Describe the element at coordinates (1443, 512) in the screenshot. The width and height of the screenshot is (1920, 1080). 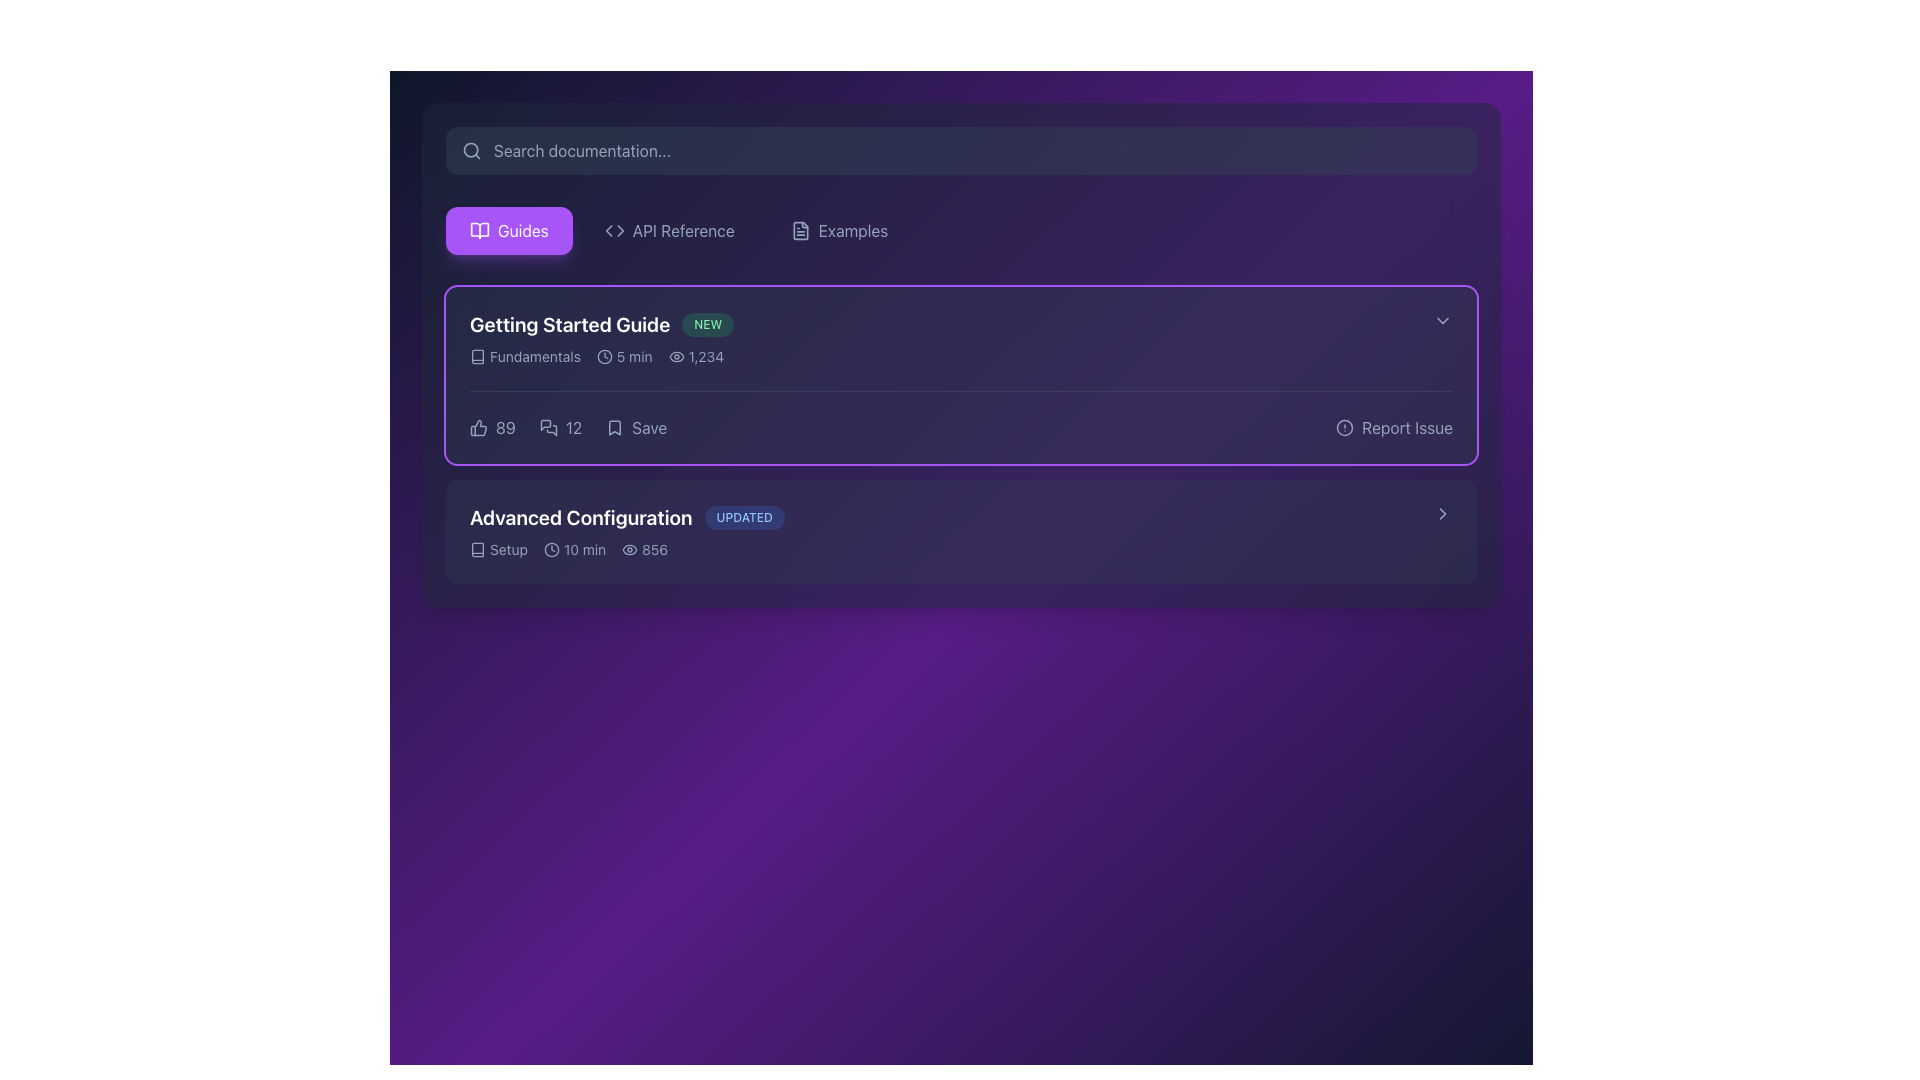
I see `right arrow part of the chevron icon located in the lower right corner of the second tile by using developer tools` at that location.